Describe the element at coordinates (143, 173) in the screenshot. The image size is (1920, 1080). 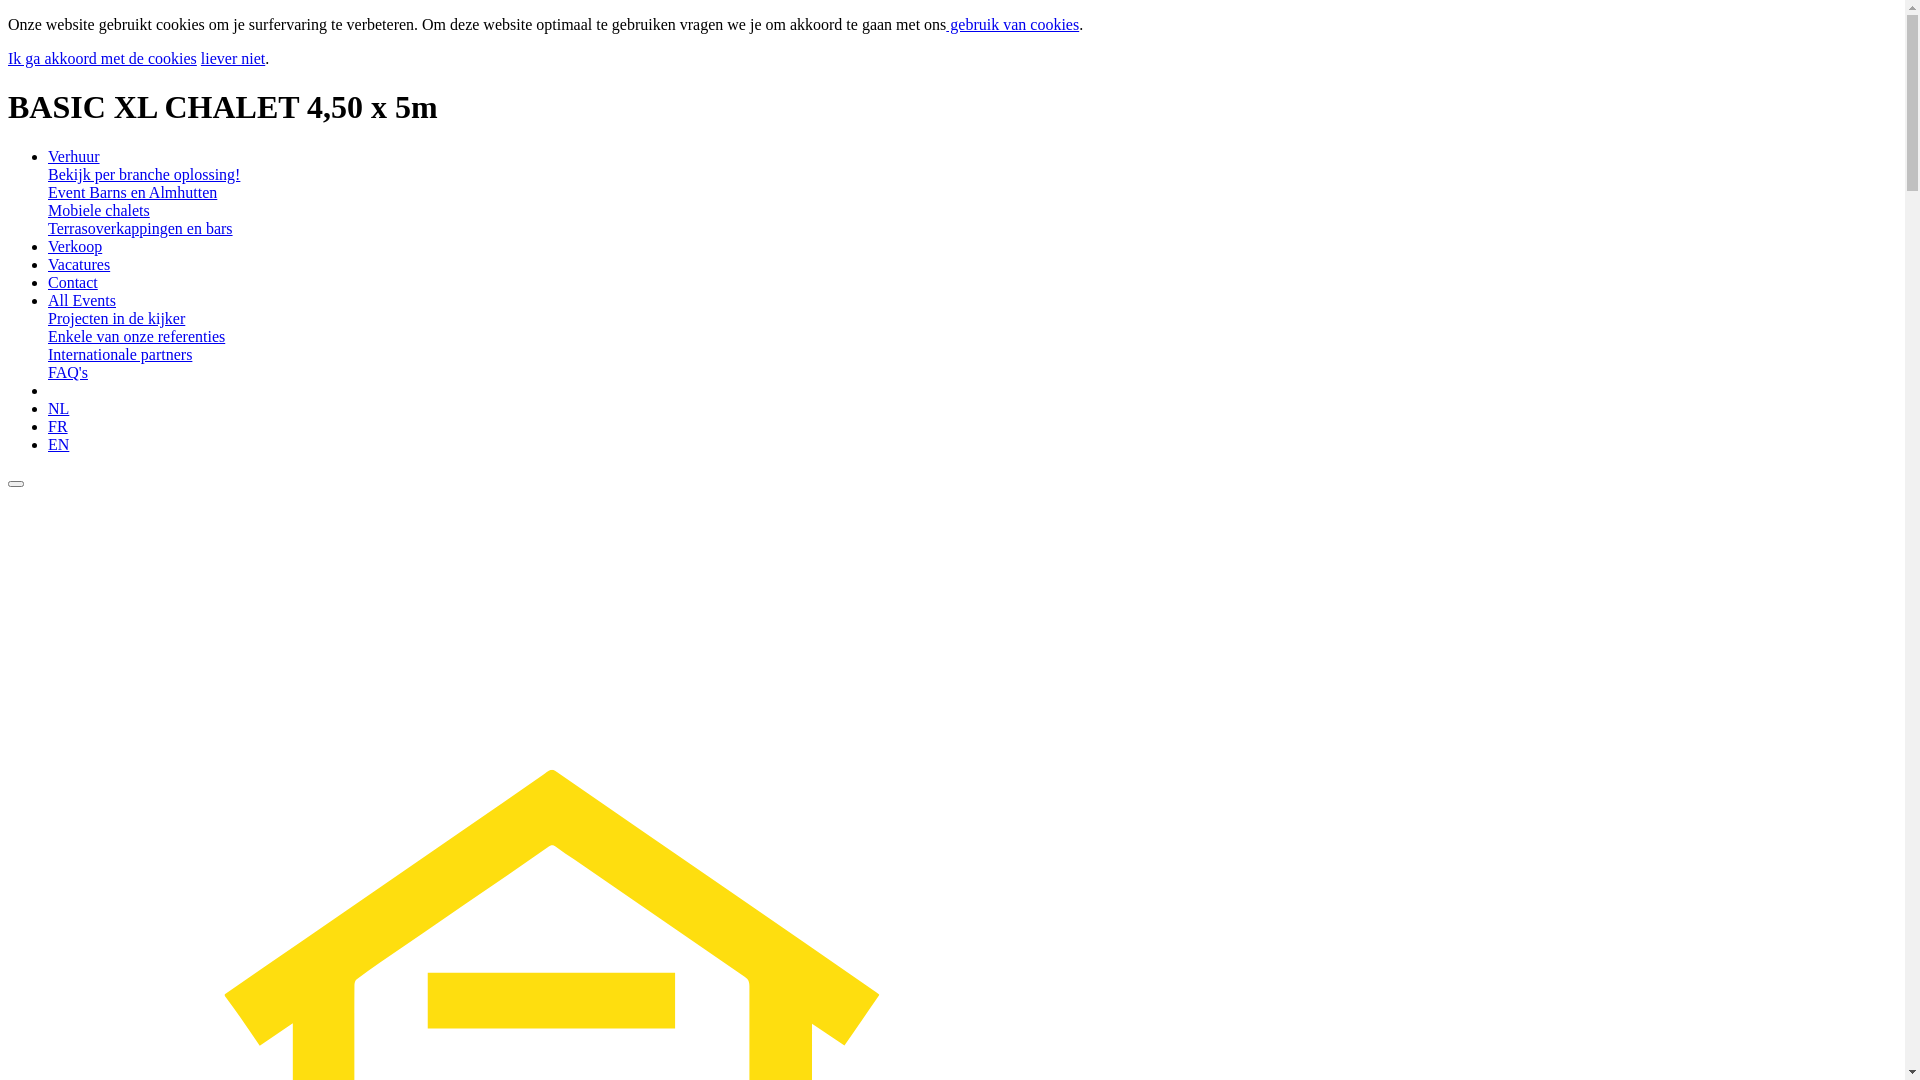
I see `'Bekijk per branche oplossing!'` at that location.